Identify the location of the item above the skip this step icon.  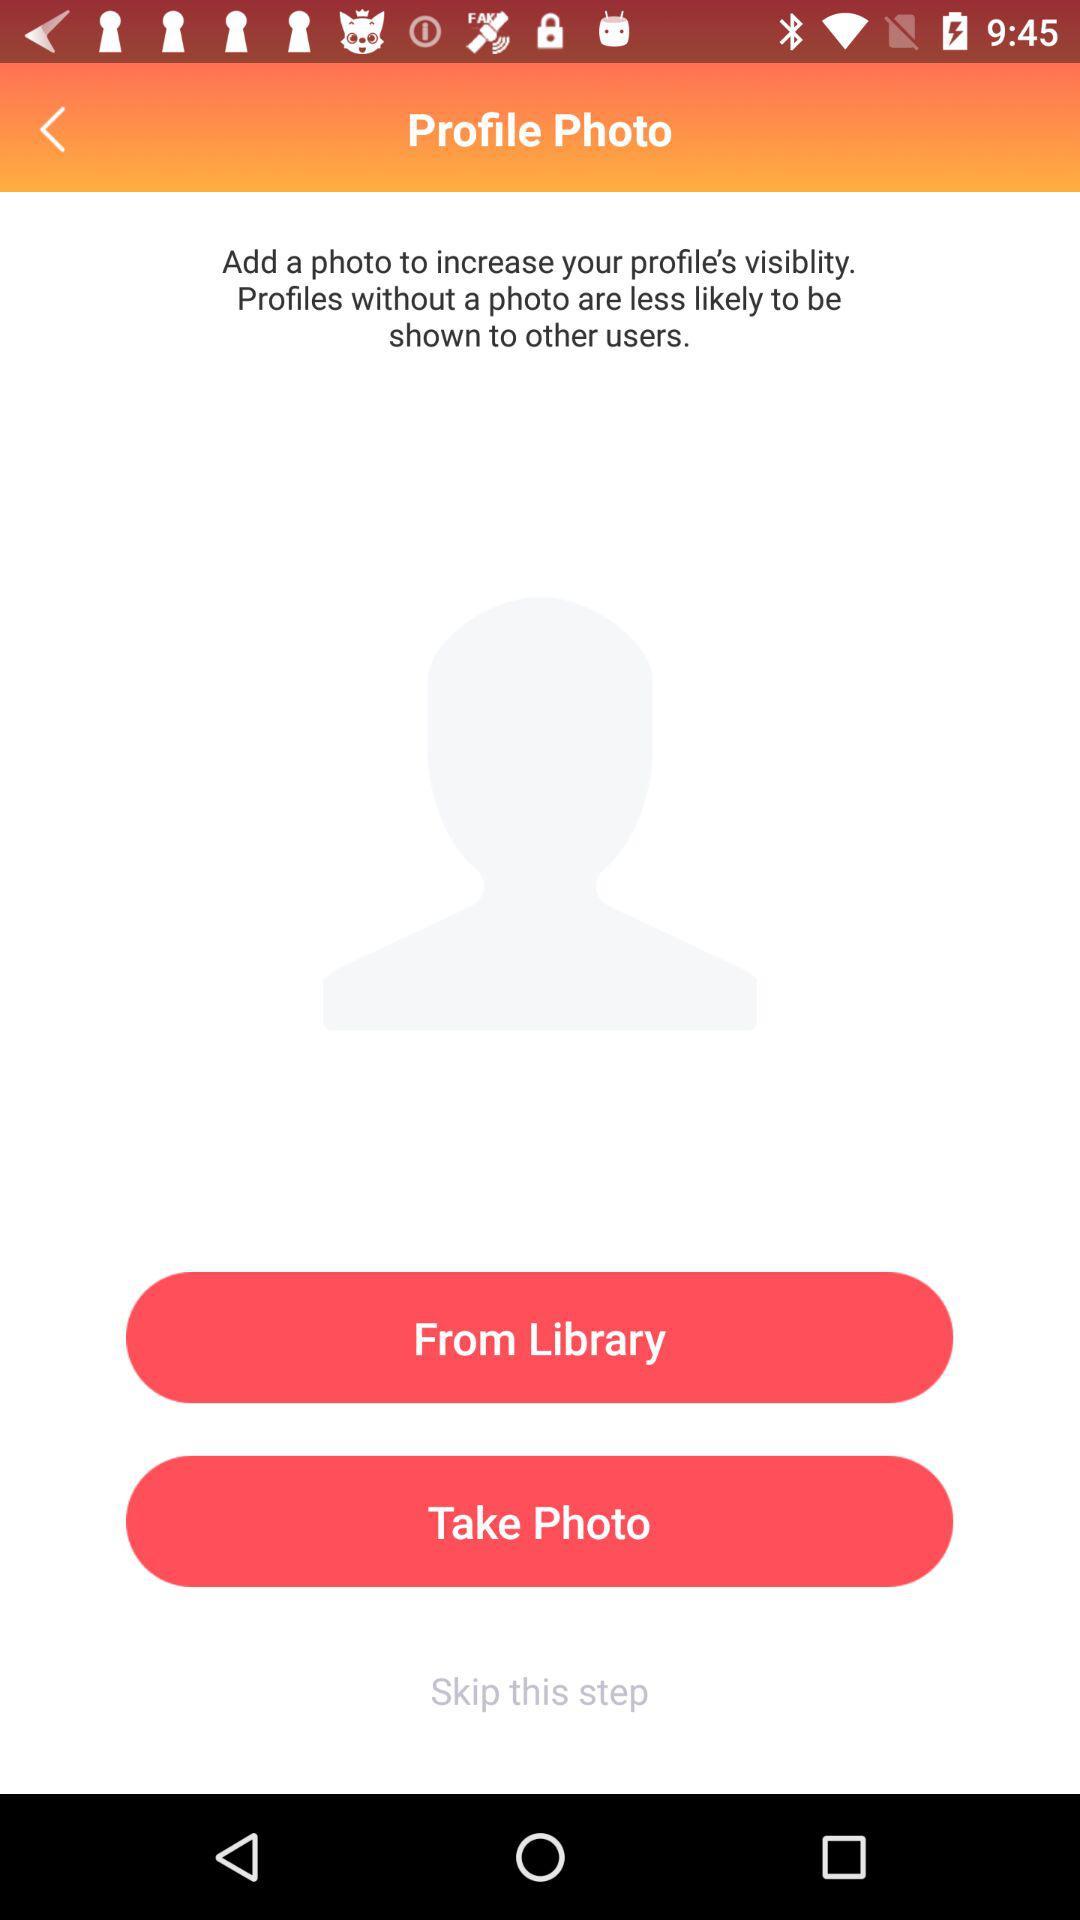
(538, 1520).